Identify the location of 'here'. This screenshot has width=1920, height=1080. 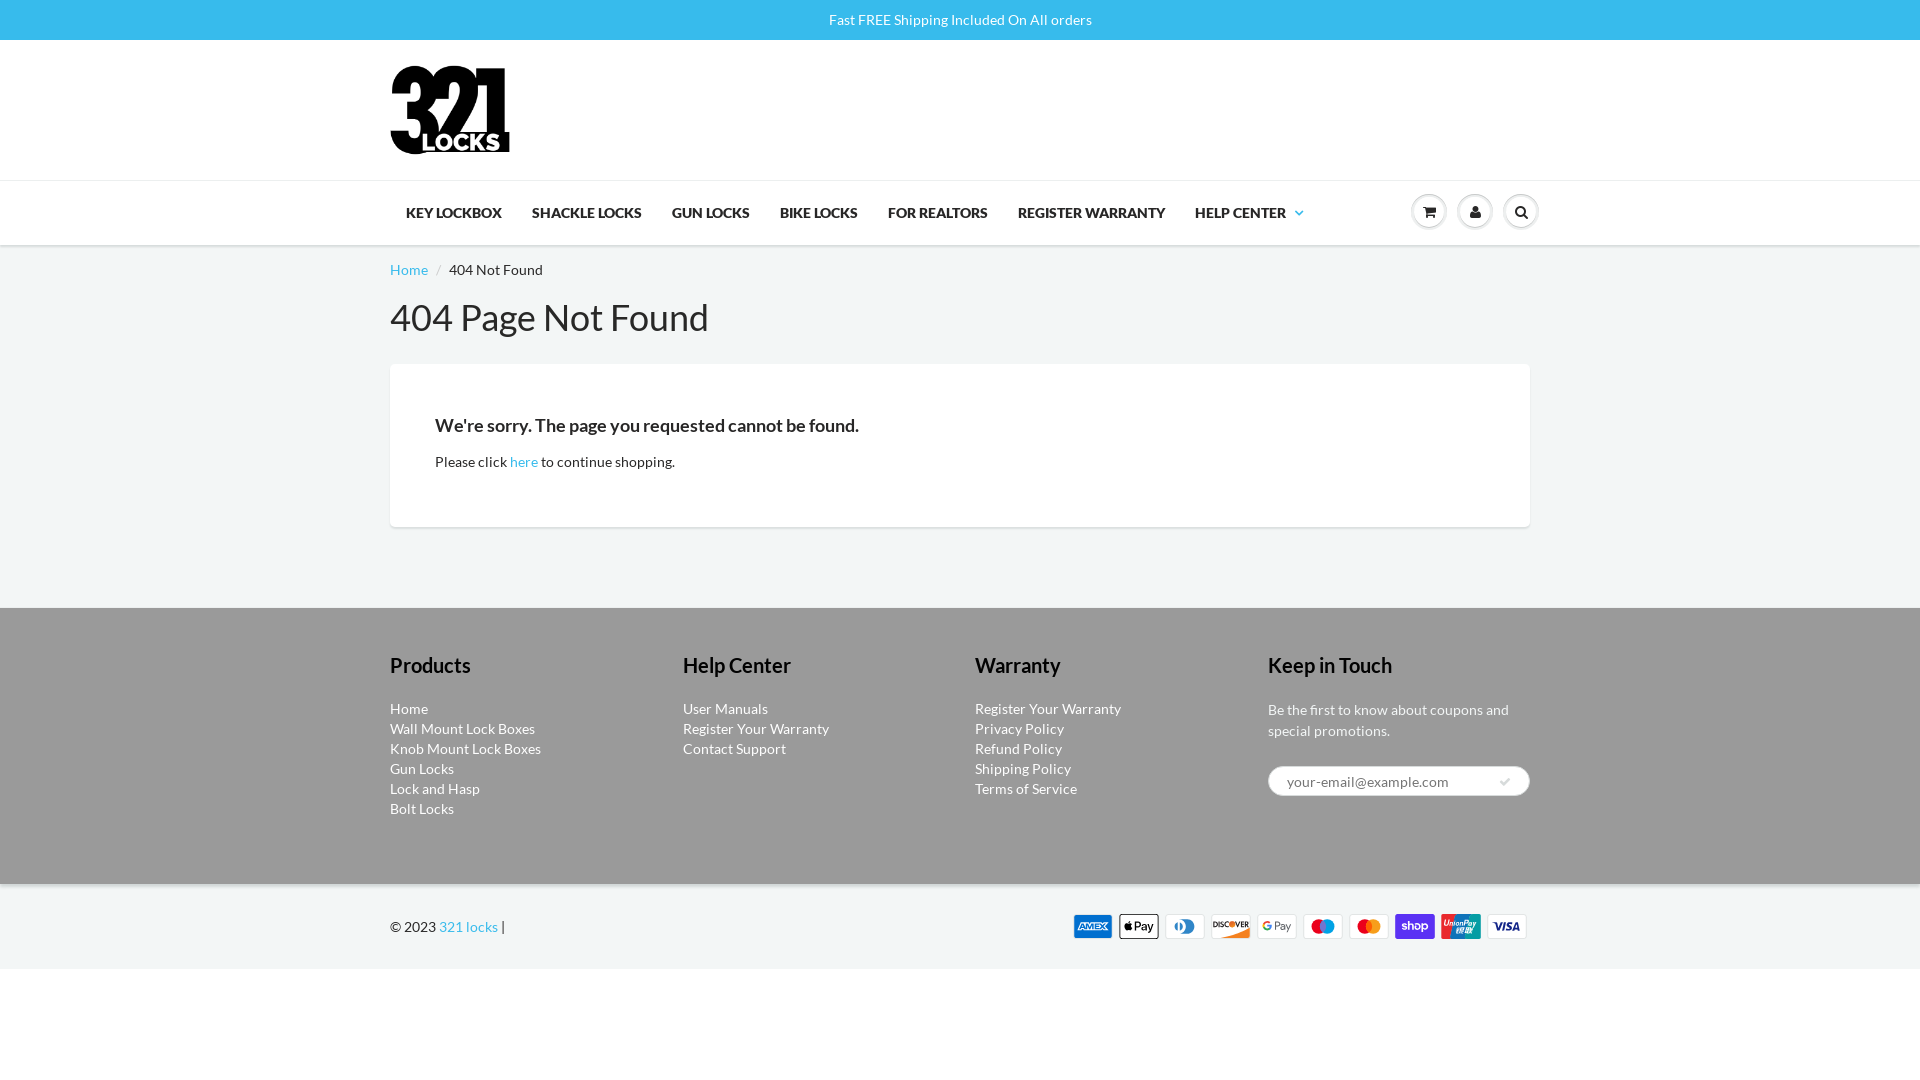
(523, 461).